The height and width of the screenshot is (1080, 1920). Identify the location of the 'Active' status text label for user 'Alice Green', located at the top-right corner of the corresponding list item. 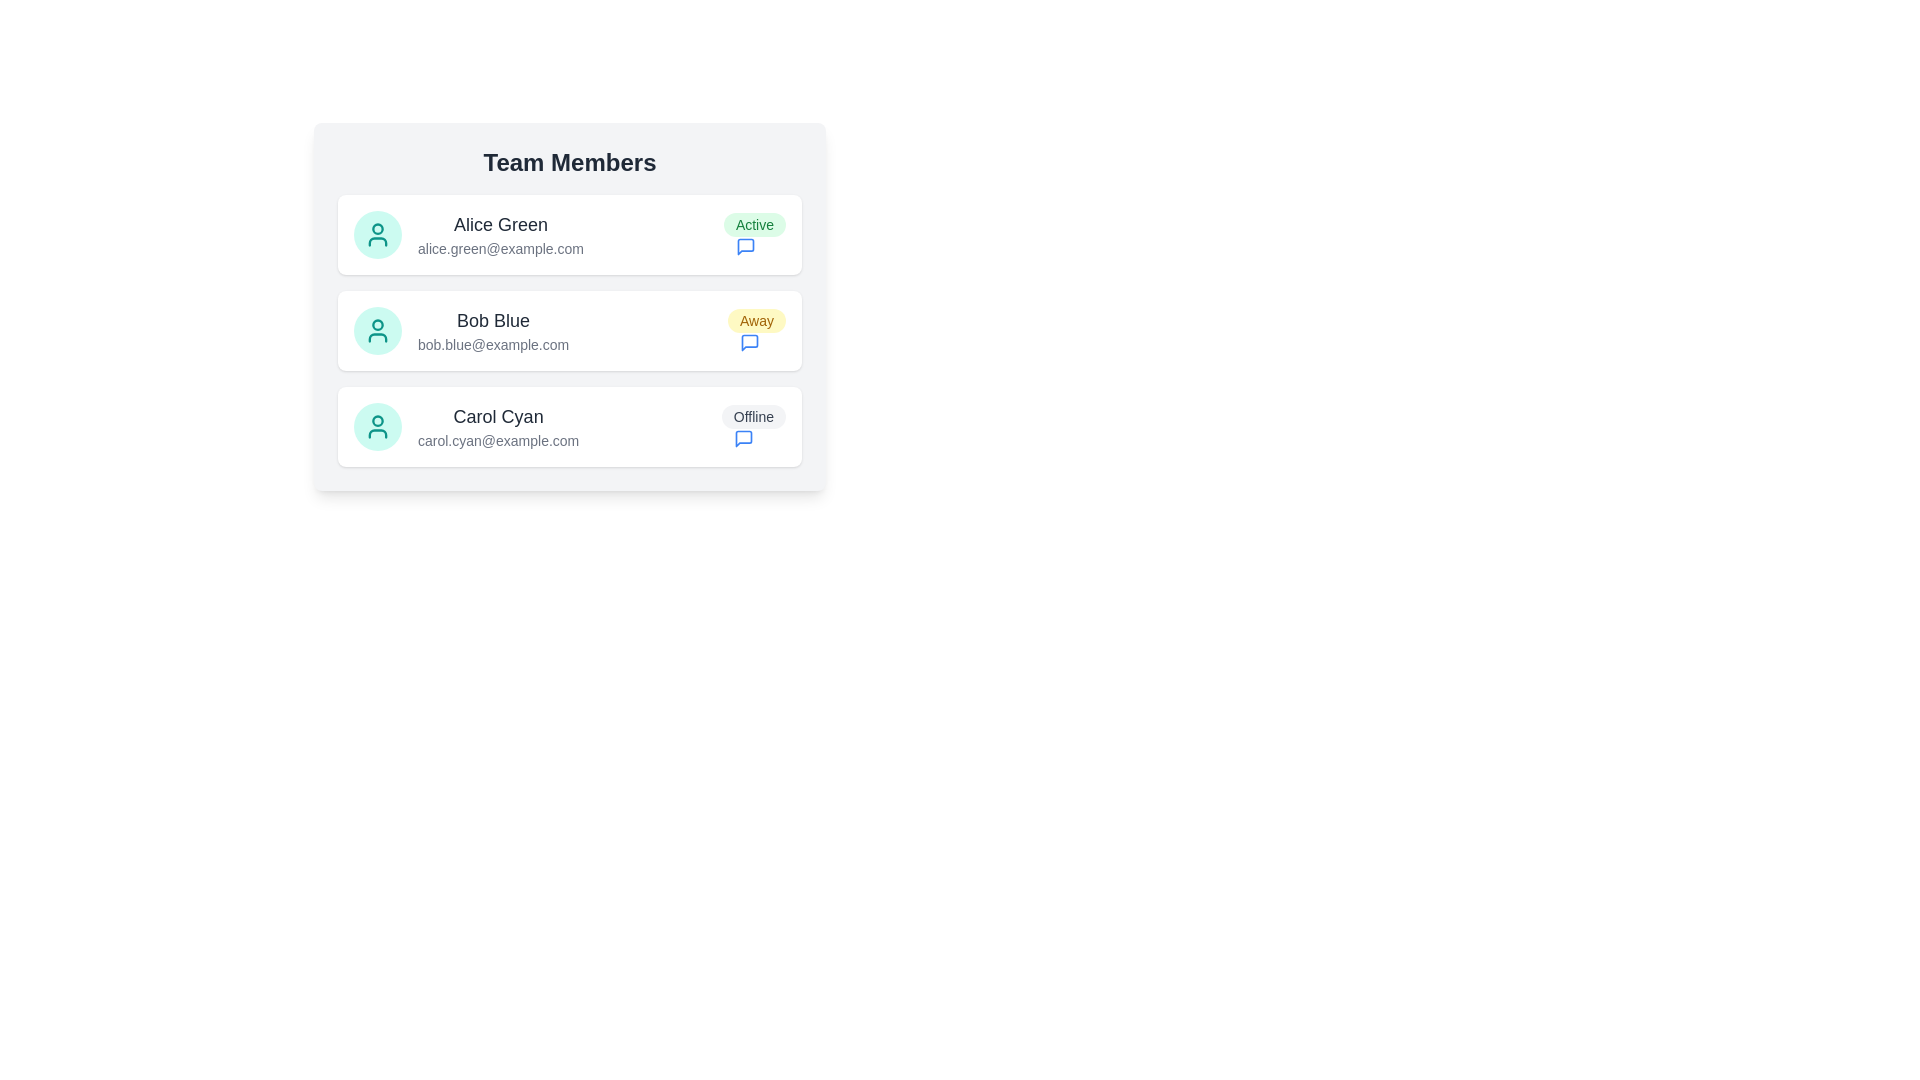
(753, 234).